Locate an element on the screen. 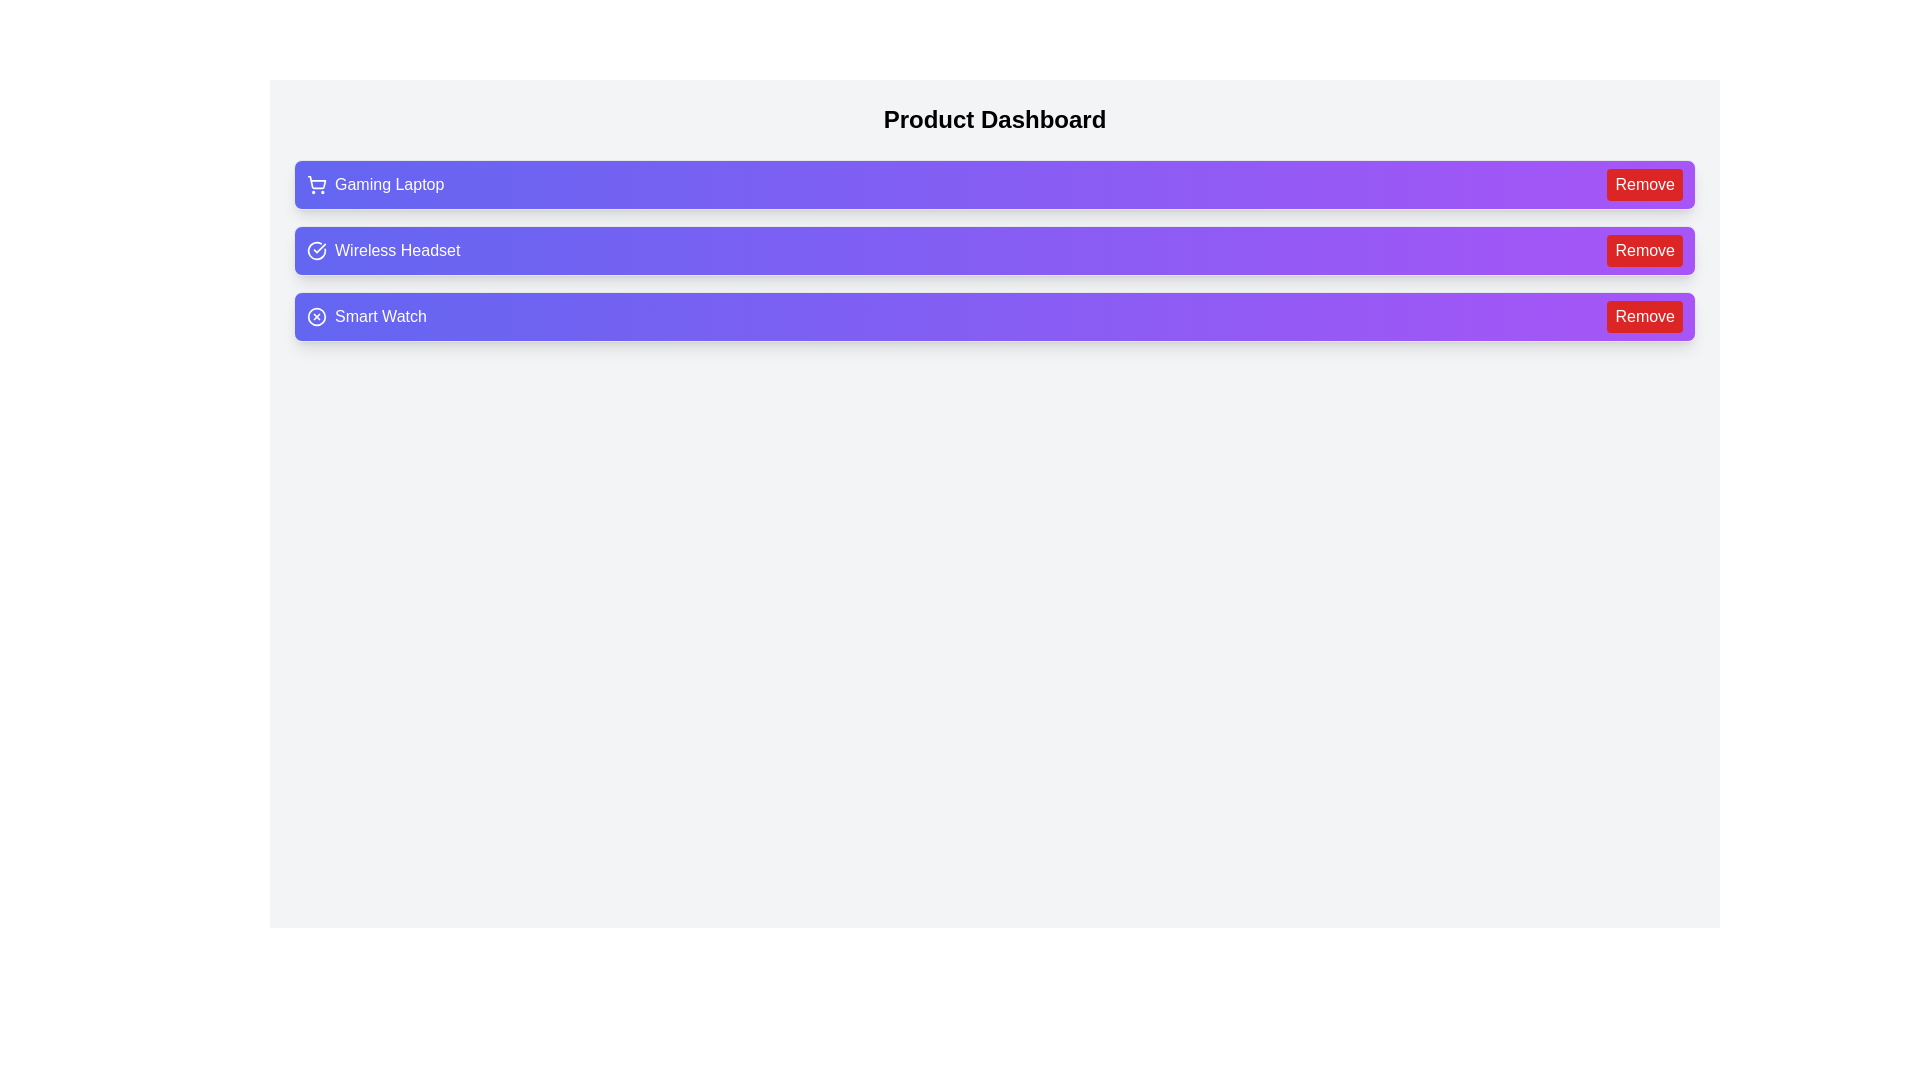 This screenshot has width=1920, height=1080. 'Remove' button for the product labeled Gaming Laptop is located at coordinates (1645, 185).